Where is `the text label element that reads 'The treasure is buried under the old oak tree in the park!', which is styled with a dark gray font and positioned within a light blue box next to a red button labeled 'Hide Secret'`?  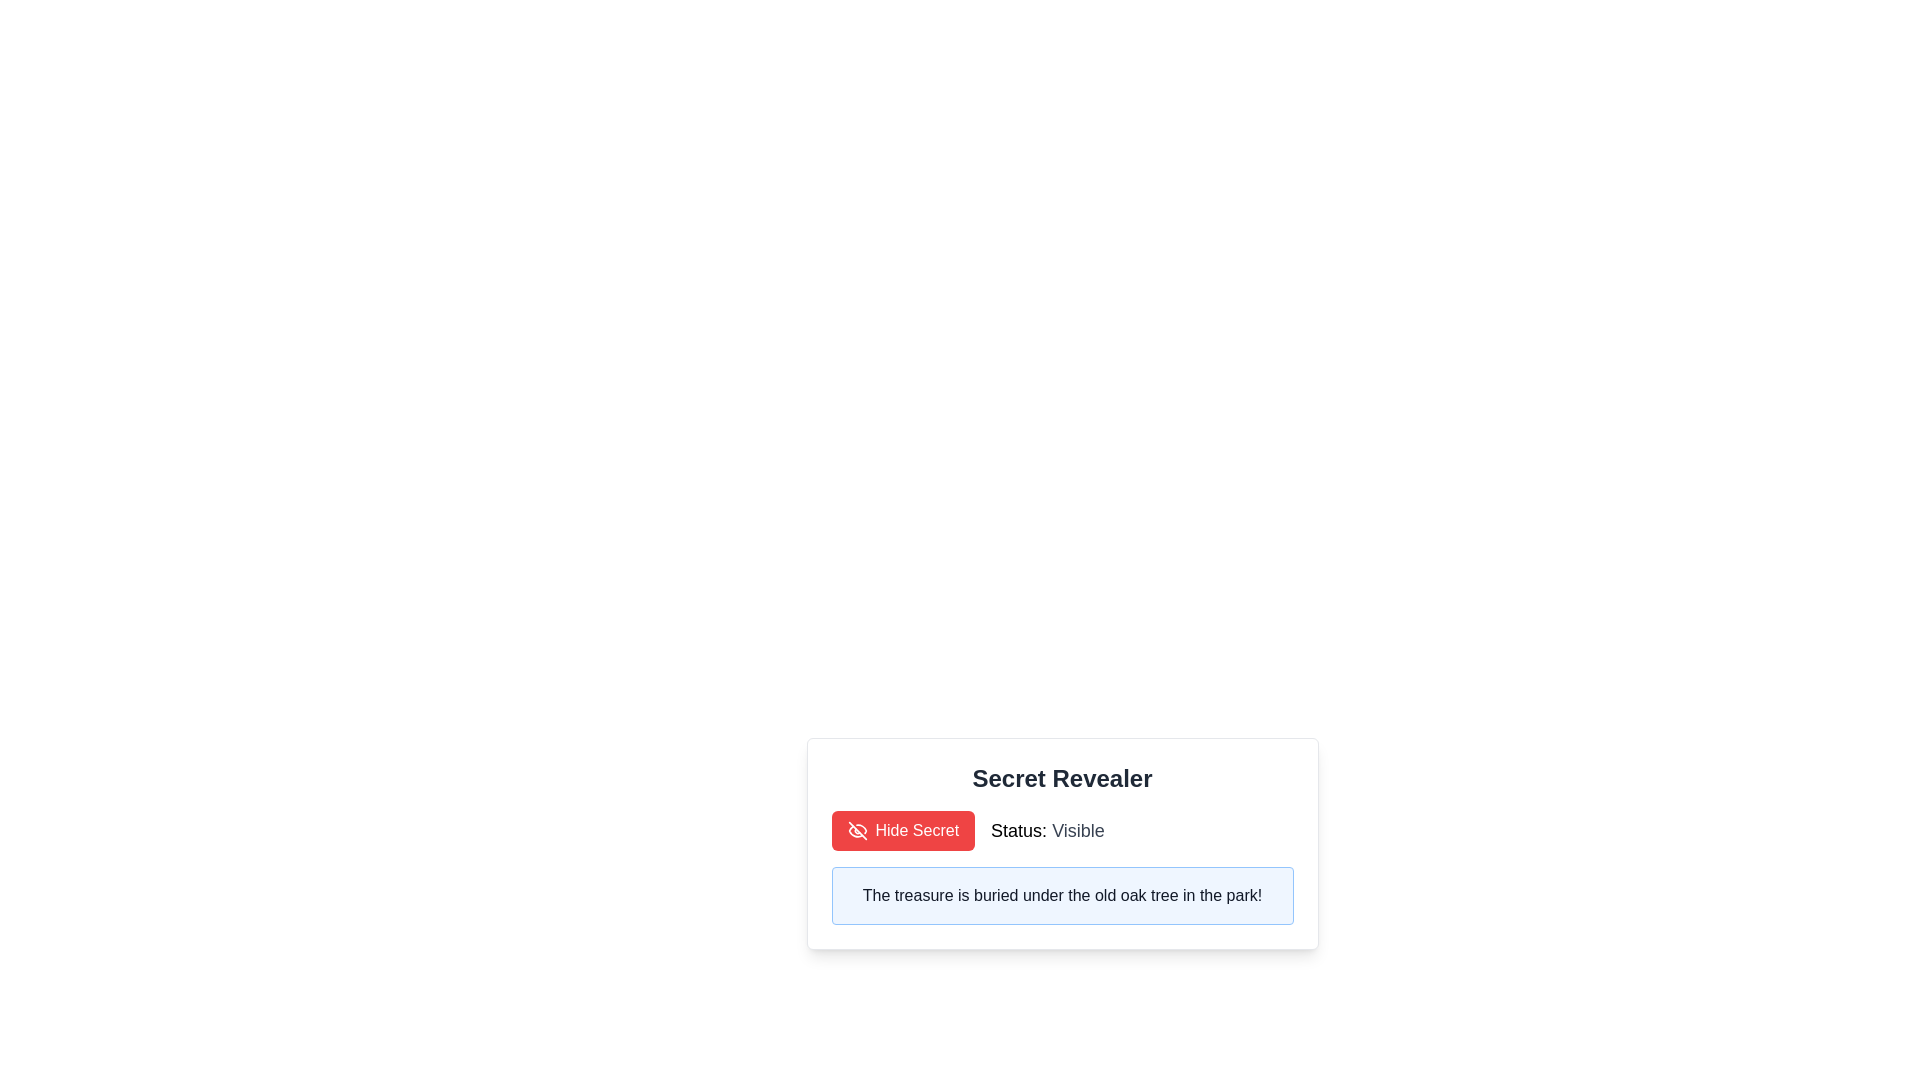
the text label element that reads 'The treasure is buried under the old oak tree in the park!', which is styled with a dark gray font and positioned within a light blue box next to a red button labeled 'Hide Secret' is located at coordinates (1061, 894).